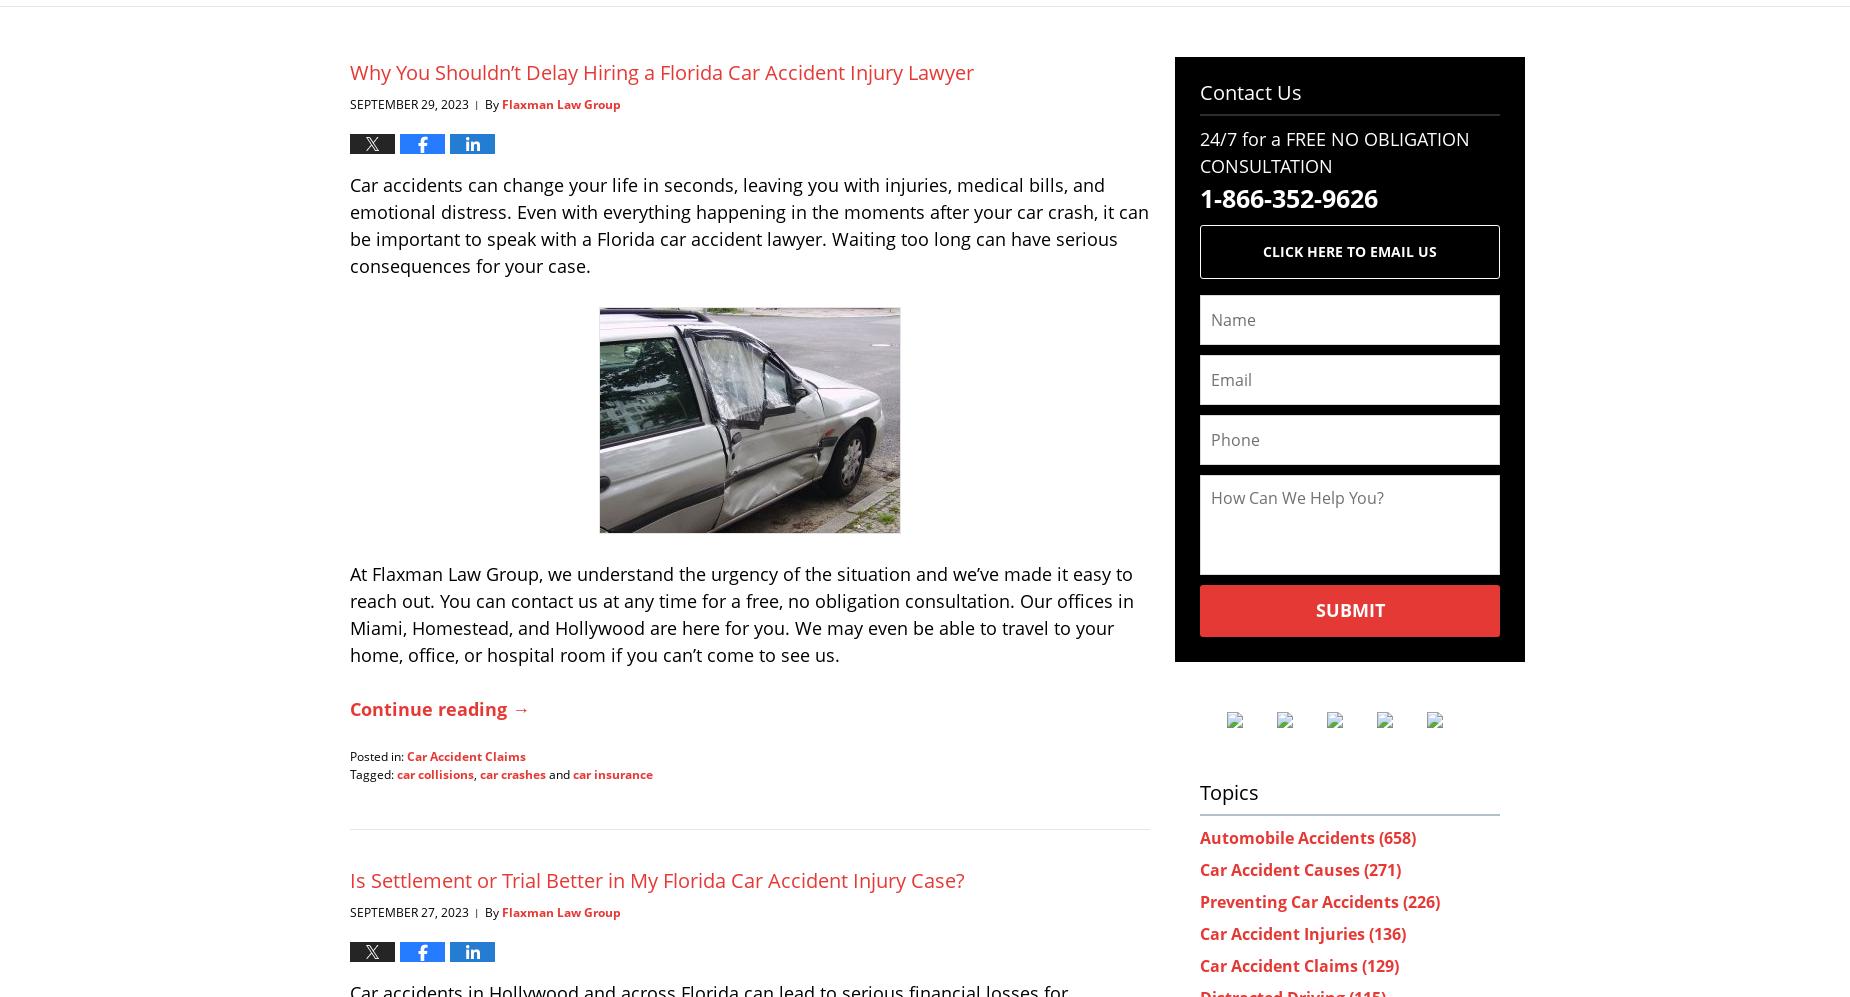 This screenshot has width=1850, height=997. What do you see at coordinates (1381, 867) in the screenshot?
I see `'(271)'` at bounding box center [1381, 867].